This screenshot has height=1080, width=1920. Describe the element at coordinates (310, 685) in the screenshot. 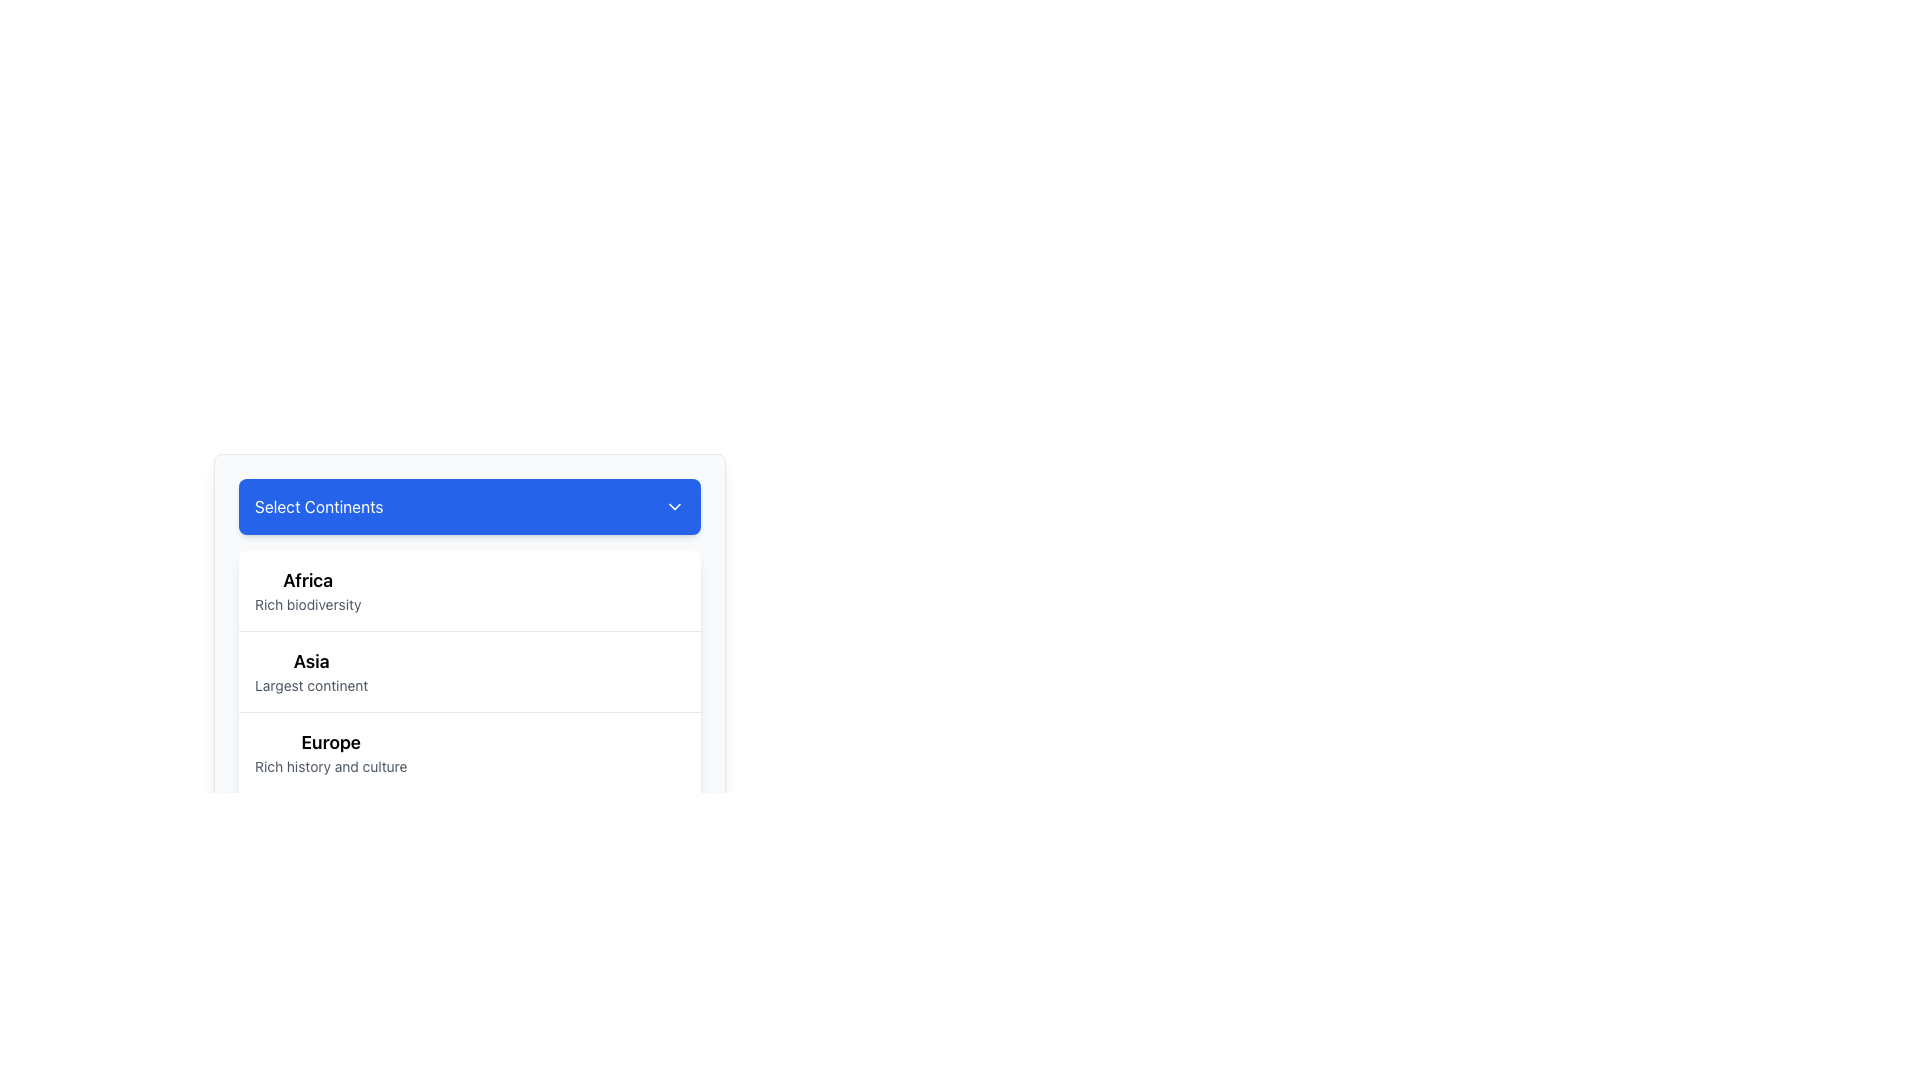

I see `the text label displaying 'Largest continent' in a small, gray font, positioned below 'Asia' in the 'Select Continents' dropdown` at that location.